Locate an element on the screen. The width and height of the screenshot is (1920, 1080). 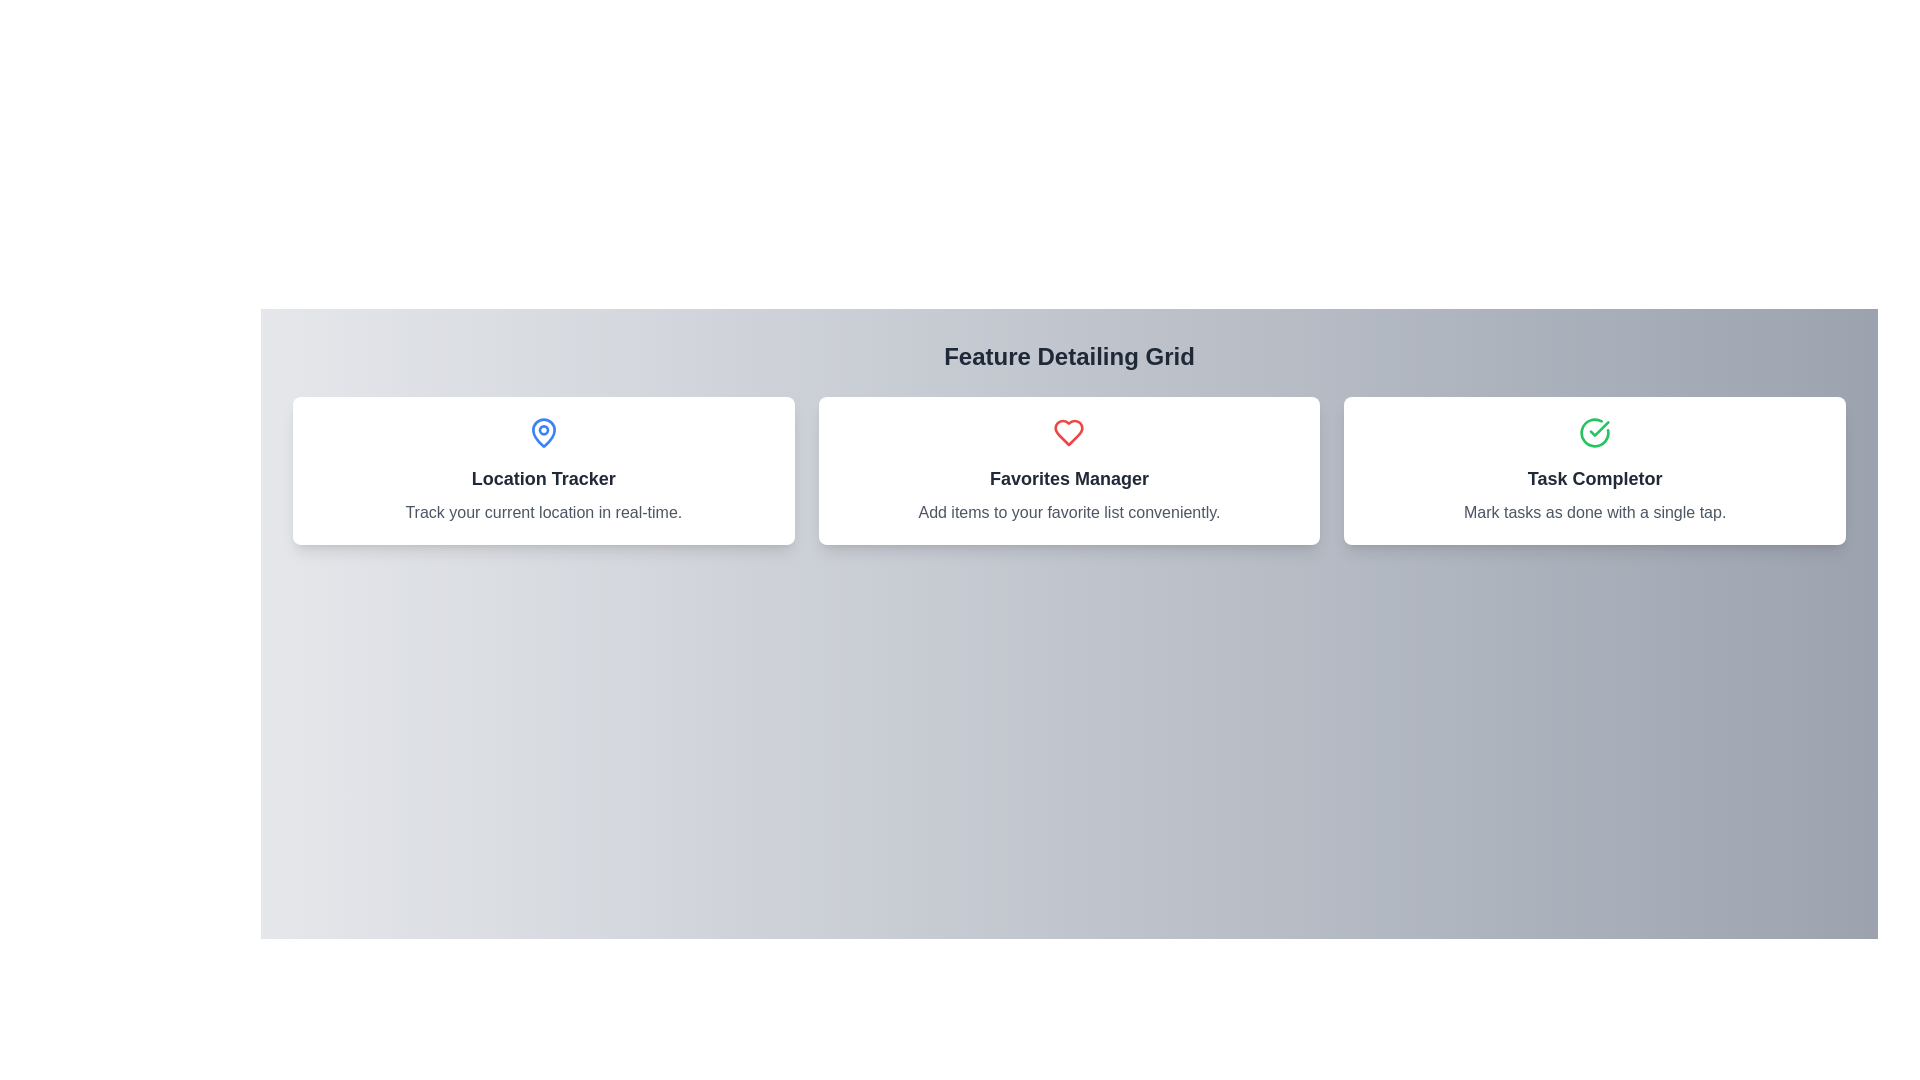
the circular green checkmark icon above the text 'Task Completor' is located at coordinates (1594, 431).